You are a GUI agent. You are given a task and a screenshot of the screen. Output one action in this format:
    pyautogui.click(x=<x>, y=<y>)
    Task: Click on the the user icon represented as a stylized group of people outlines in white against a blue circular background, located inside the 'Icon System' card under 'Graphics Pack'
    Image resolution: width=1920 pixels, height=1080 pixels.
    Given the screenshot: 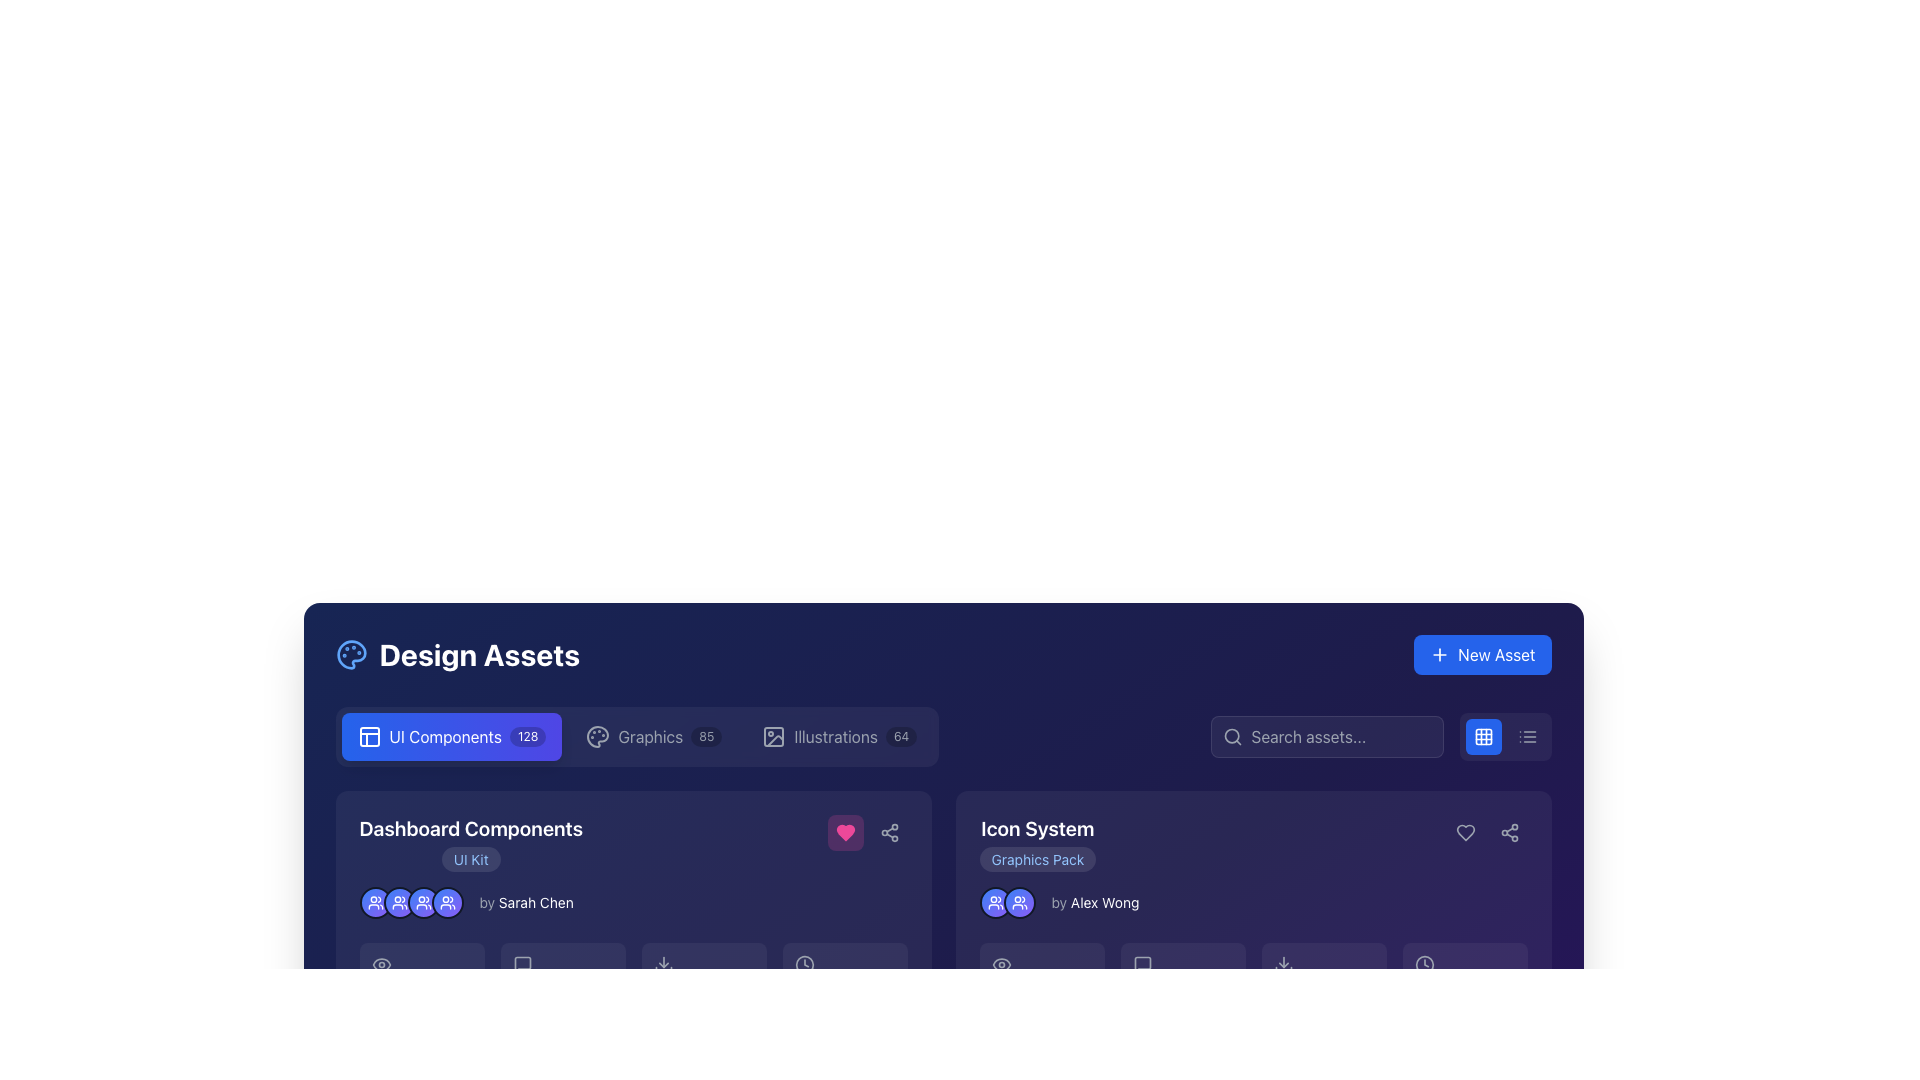 What is the action you would take?
    pyautogui.click(x=1019, y=902)
    